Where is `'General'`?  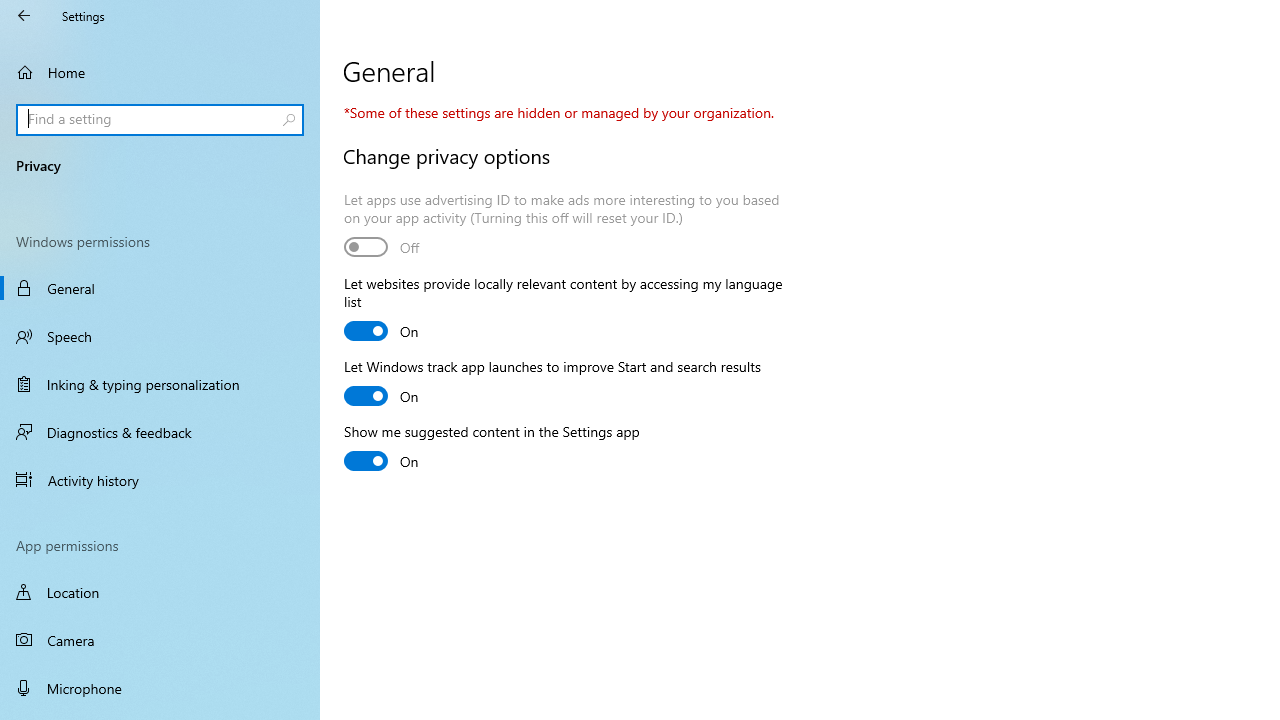 'General' is located at coordinates (160, 288).